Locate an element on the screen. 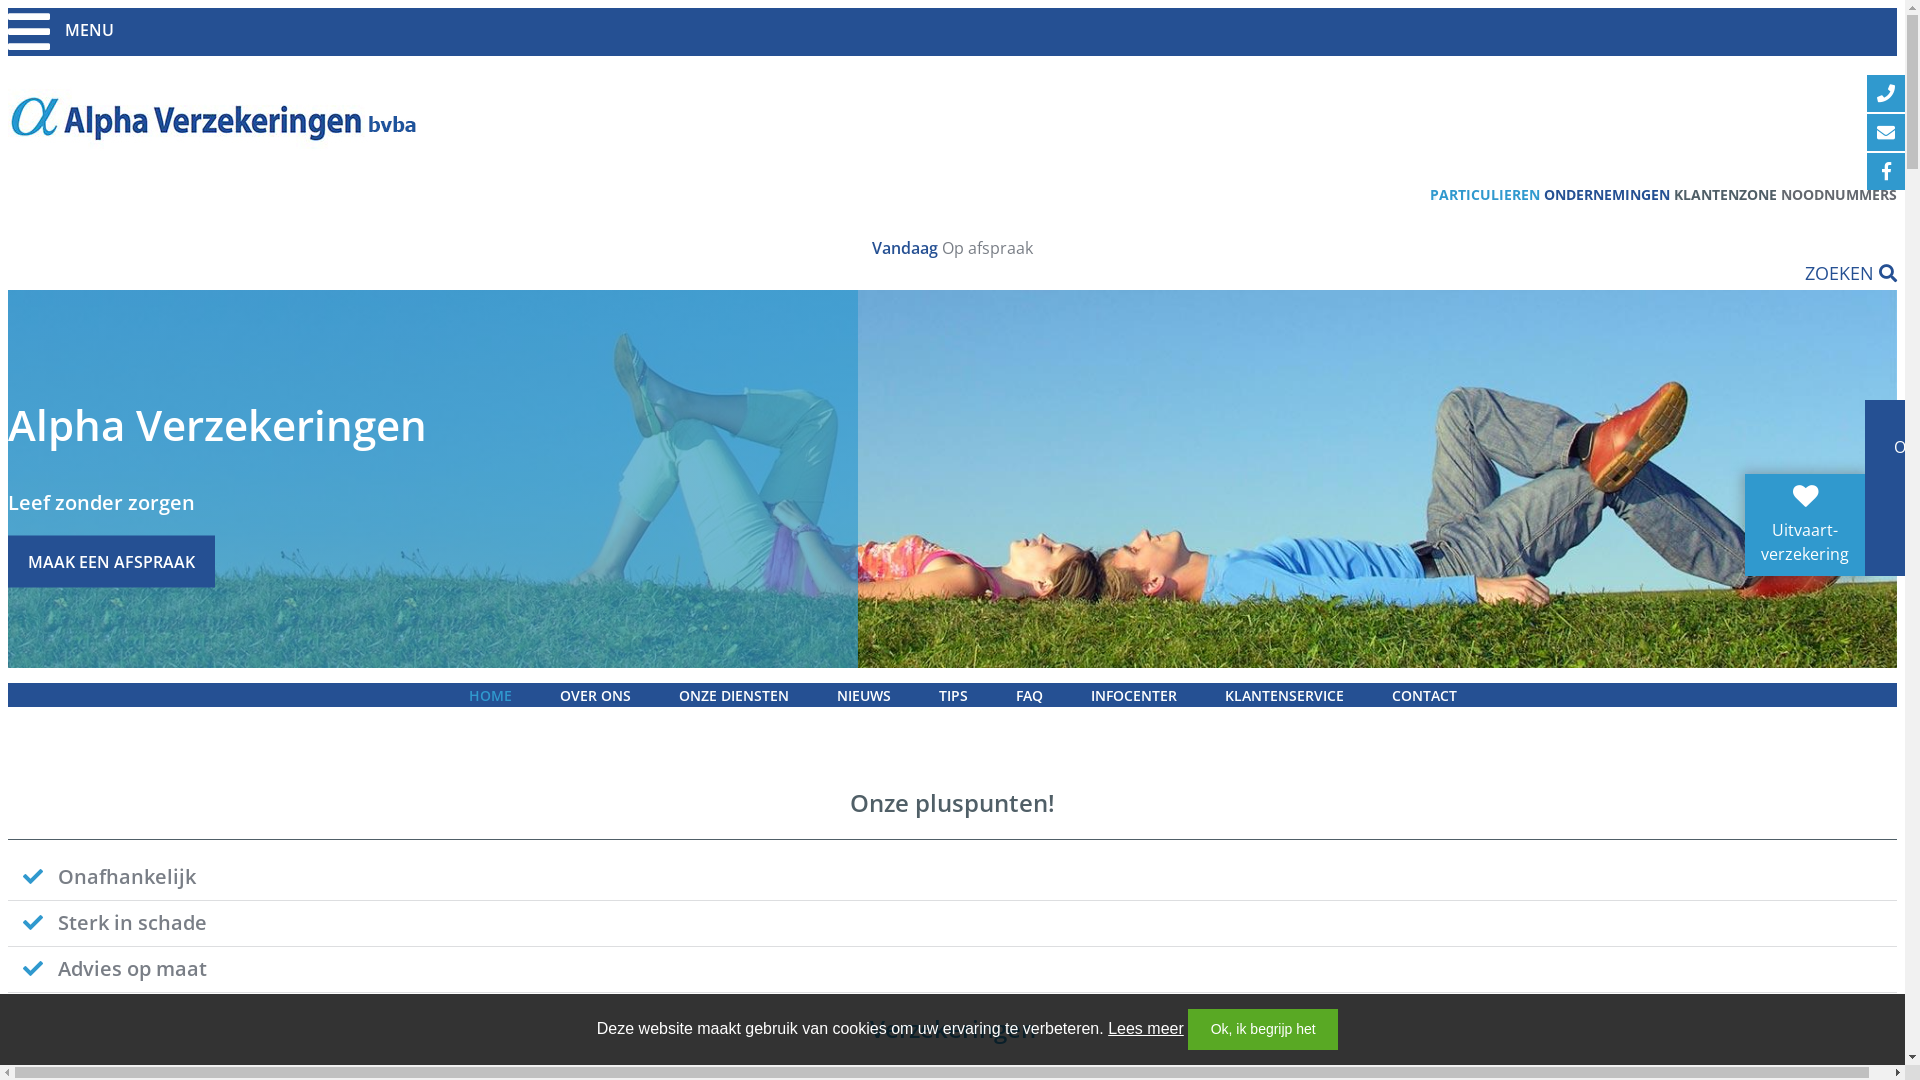 The width and height of the screenshot is (1920, 1080). 'NOODNUMMERS' is located at coordinates (1780, 194).